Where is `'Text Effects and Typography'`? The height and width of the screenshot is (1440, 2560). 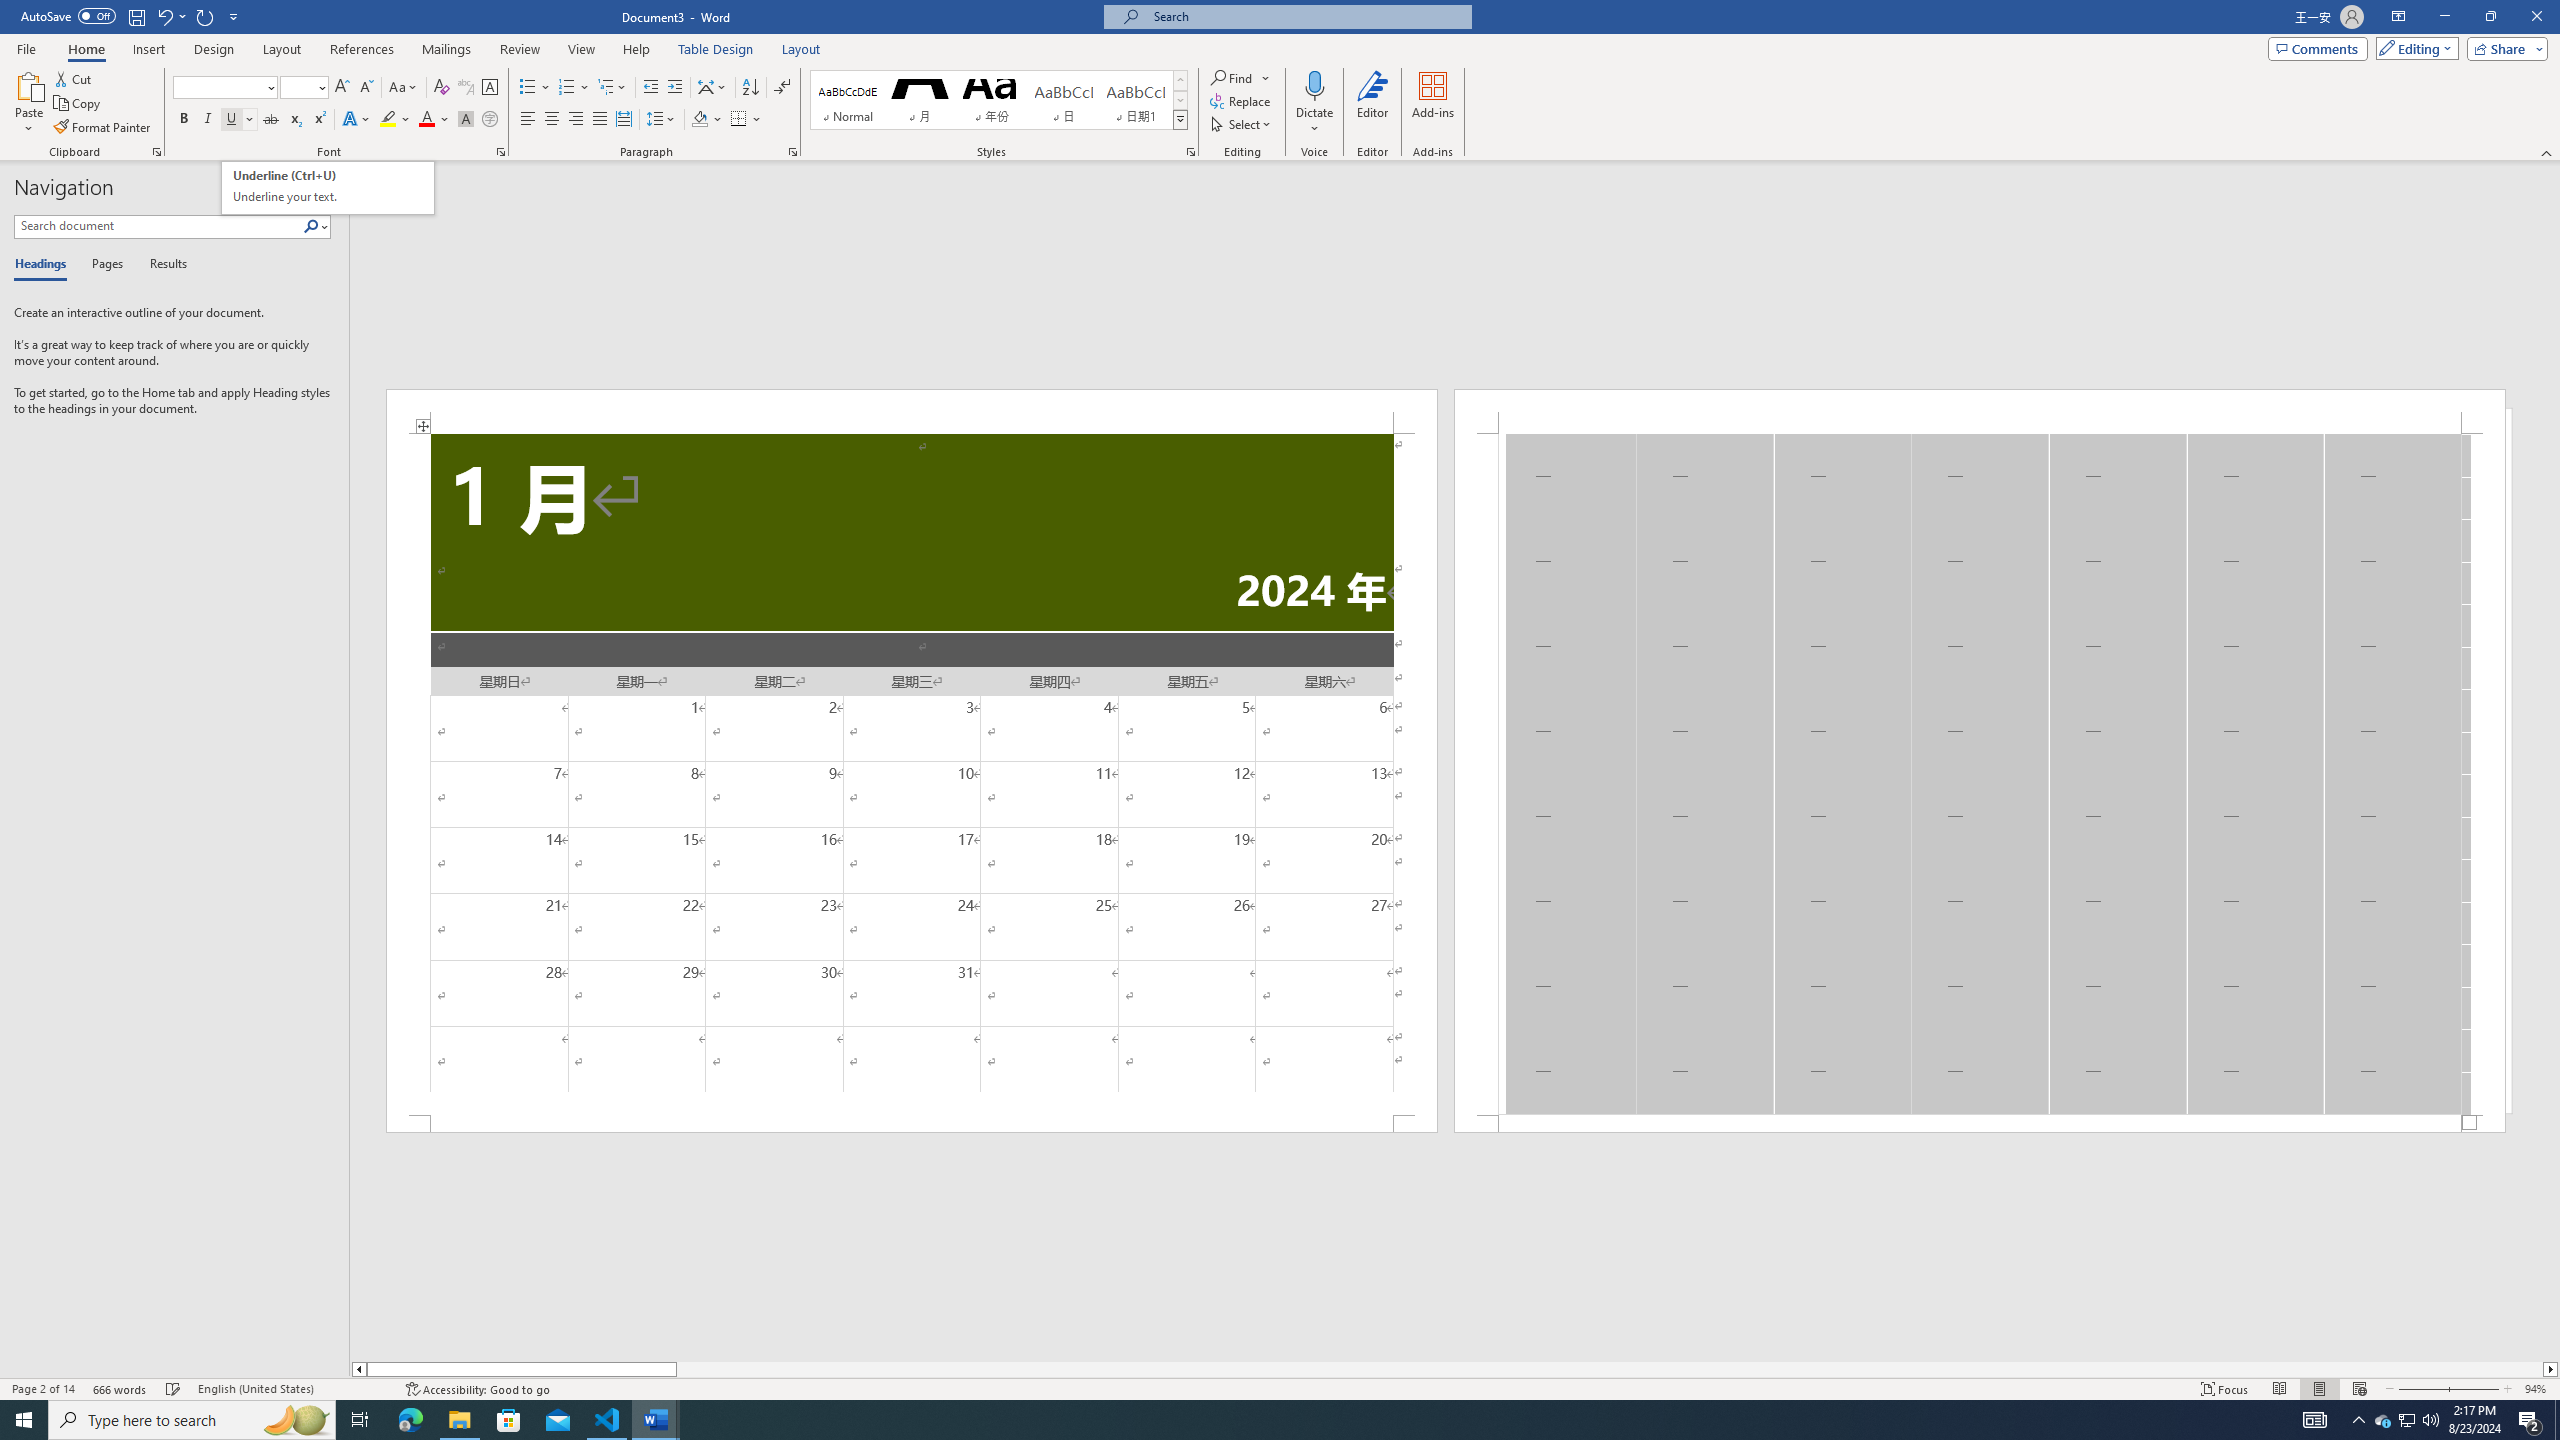
'Text Effects and Typography' is located at coordinates (354, 118).